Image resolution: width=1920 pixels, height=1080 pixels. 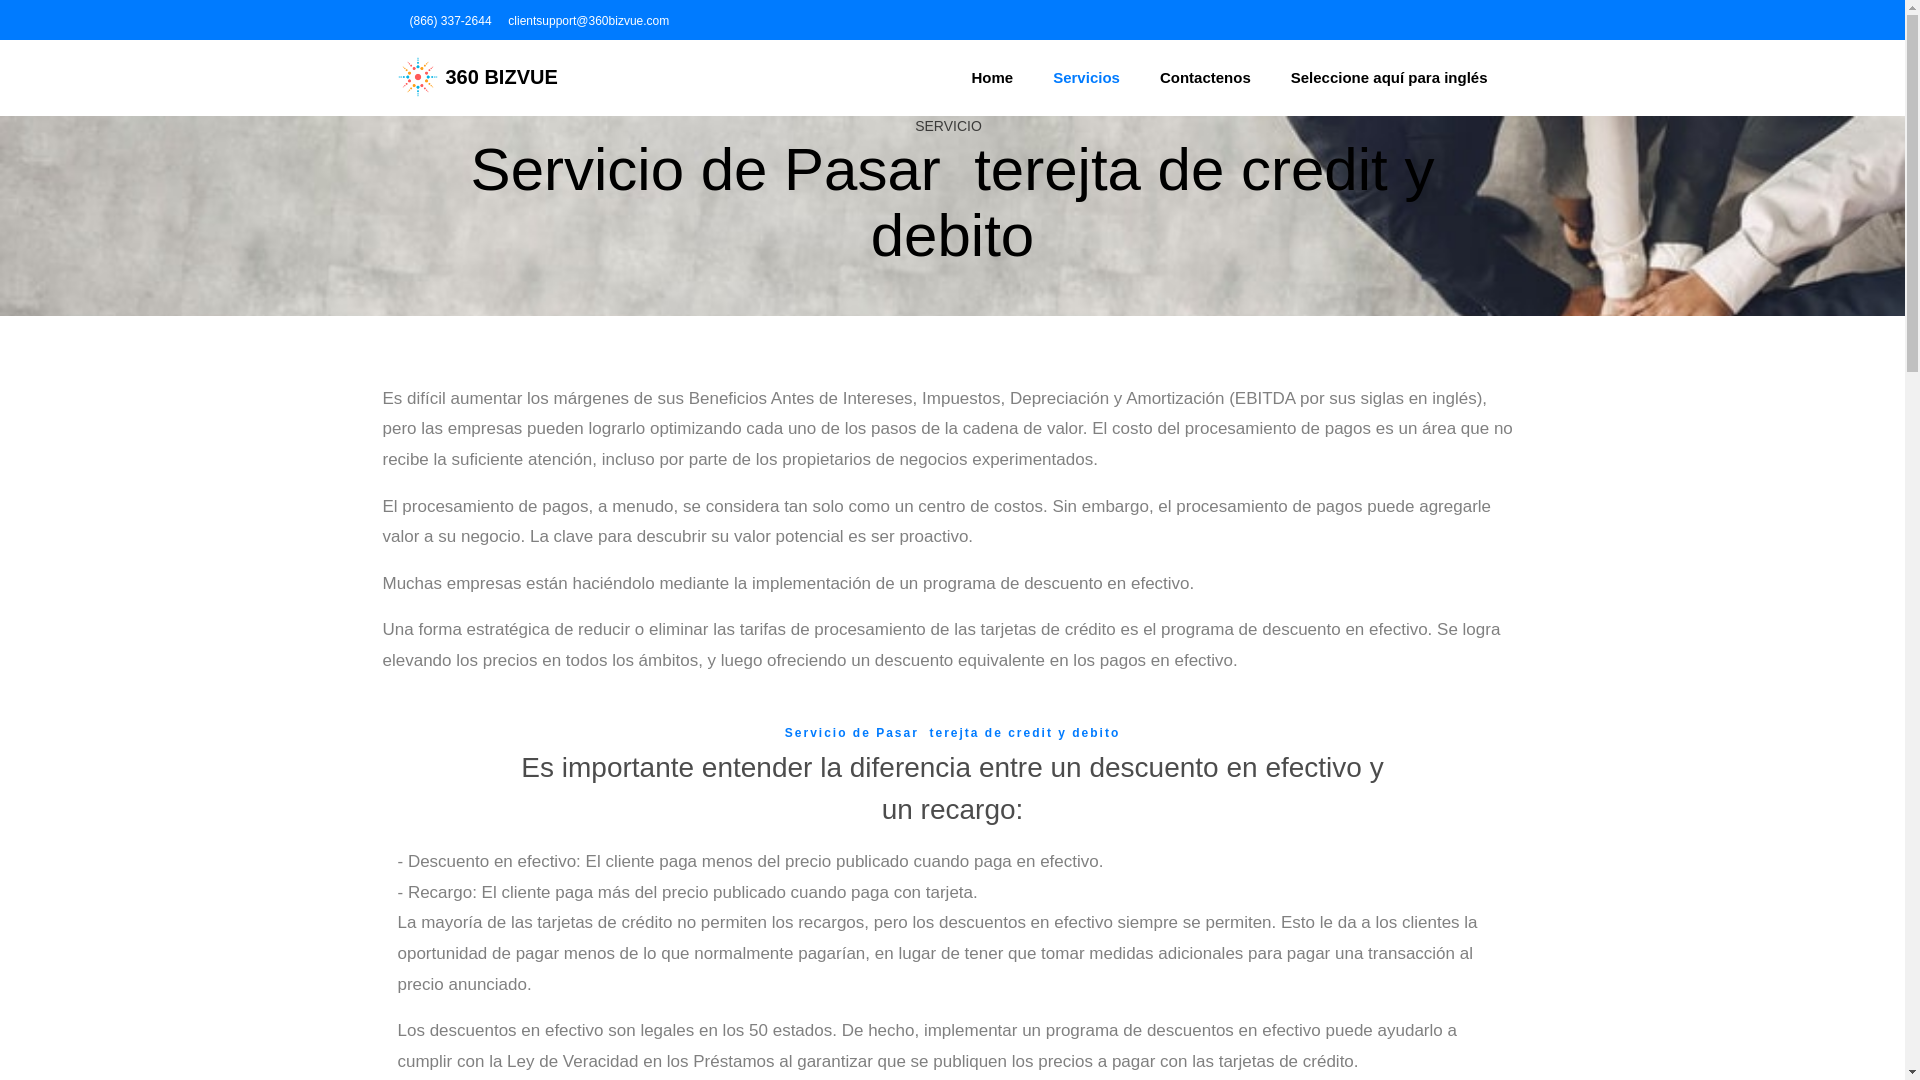 I want to click on 'Home', so click(x=993, y=76).